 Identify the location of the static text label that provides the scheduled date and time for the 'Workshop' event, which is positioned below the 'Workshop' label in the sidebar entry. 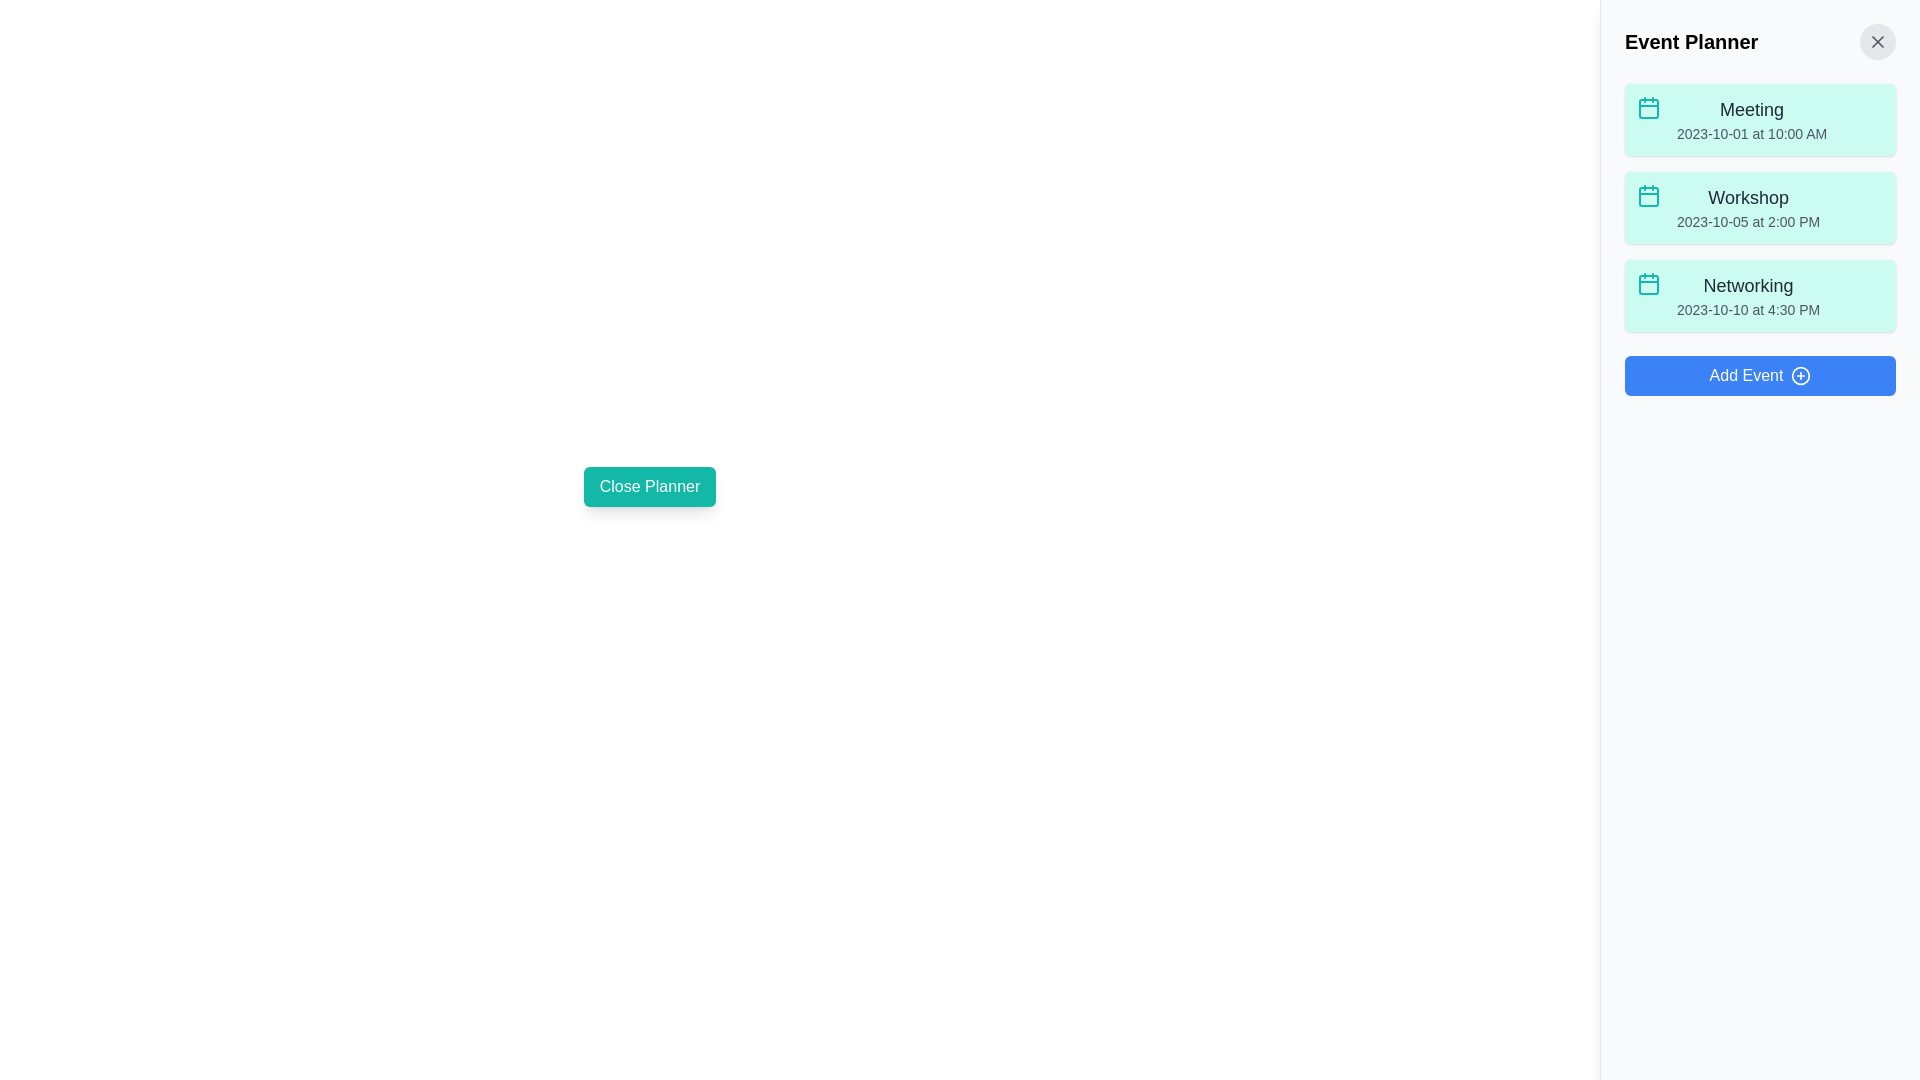
(1747, 222).